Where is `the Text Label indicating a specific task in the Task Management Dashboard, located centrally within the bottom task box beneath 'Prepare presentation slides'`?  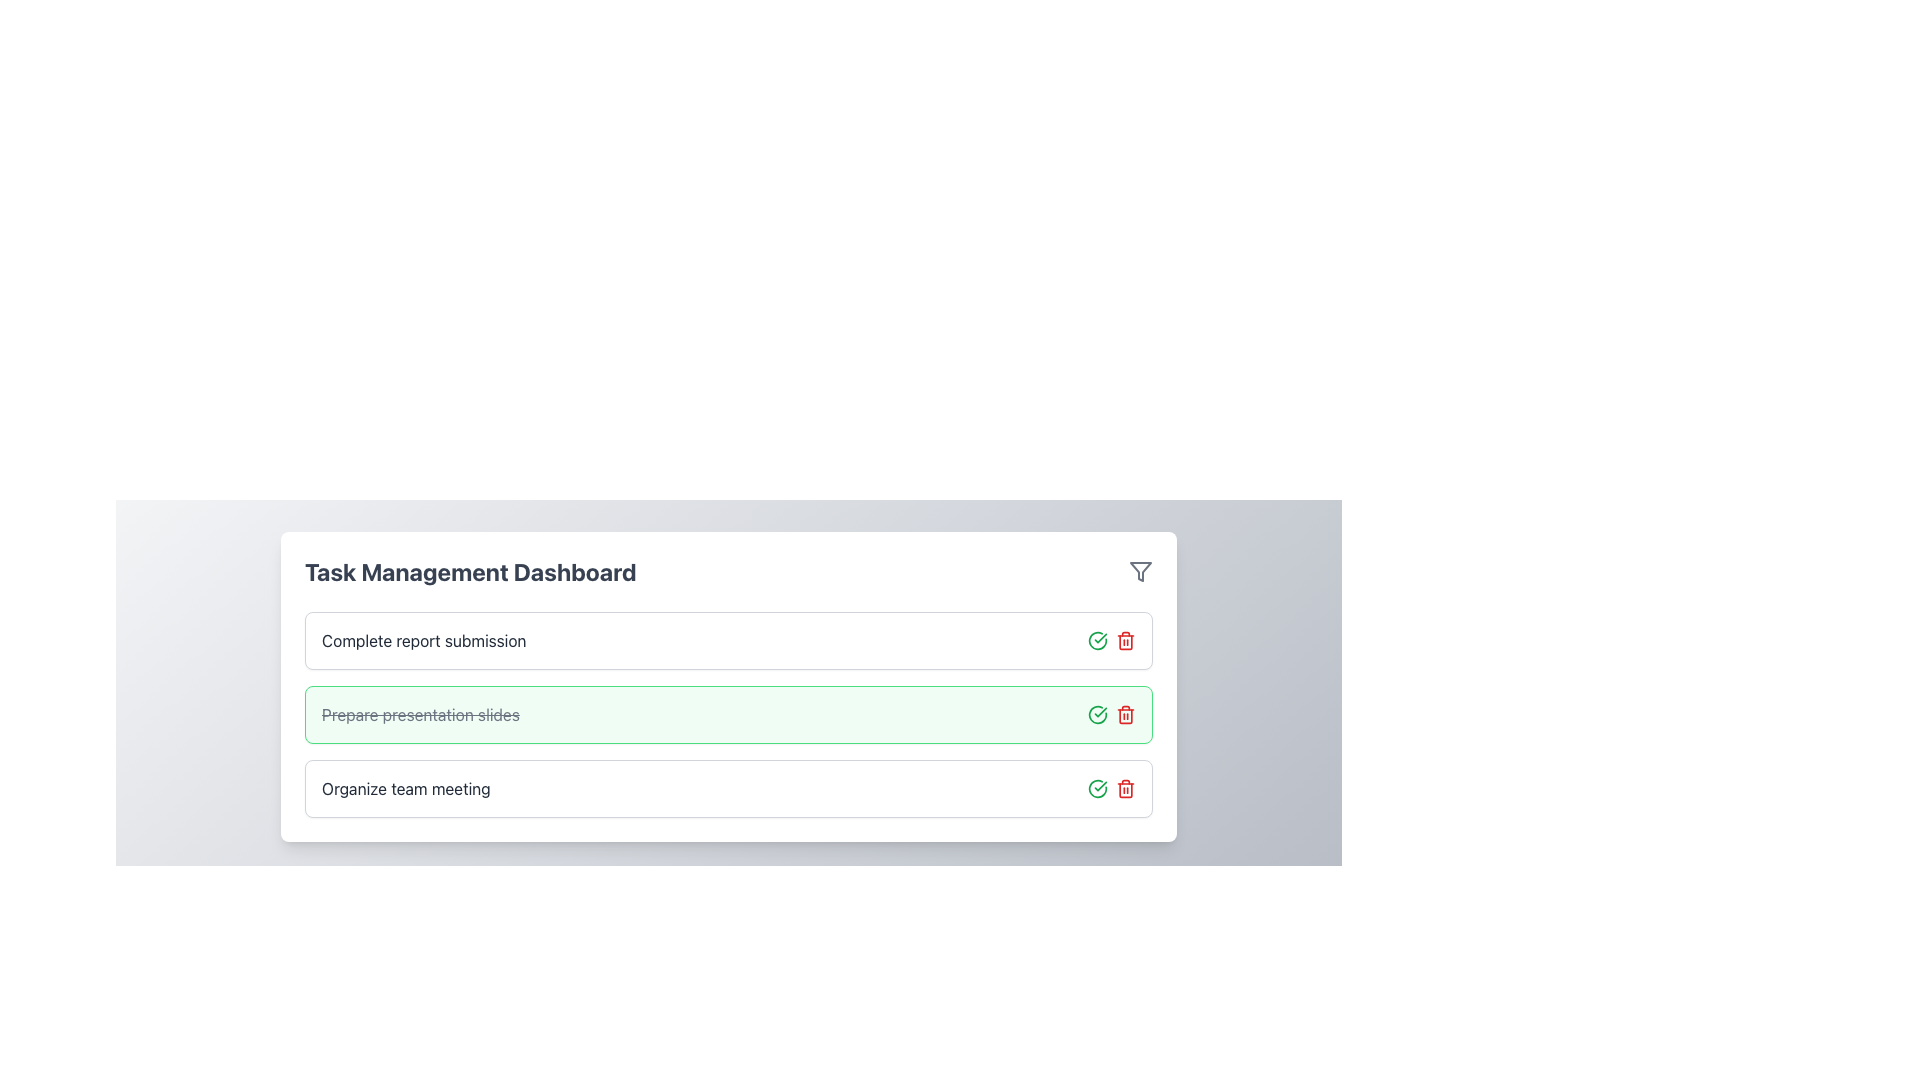
the Text Label indicating a specific task in the Task Management Dashboard, located centrally within the bottom task box beneath 'Prepare presentation slides' is located at coordinates (405, 788).